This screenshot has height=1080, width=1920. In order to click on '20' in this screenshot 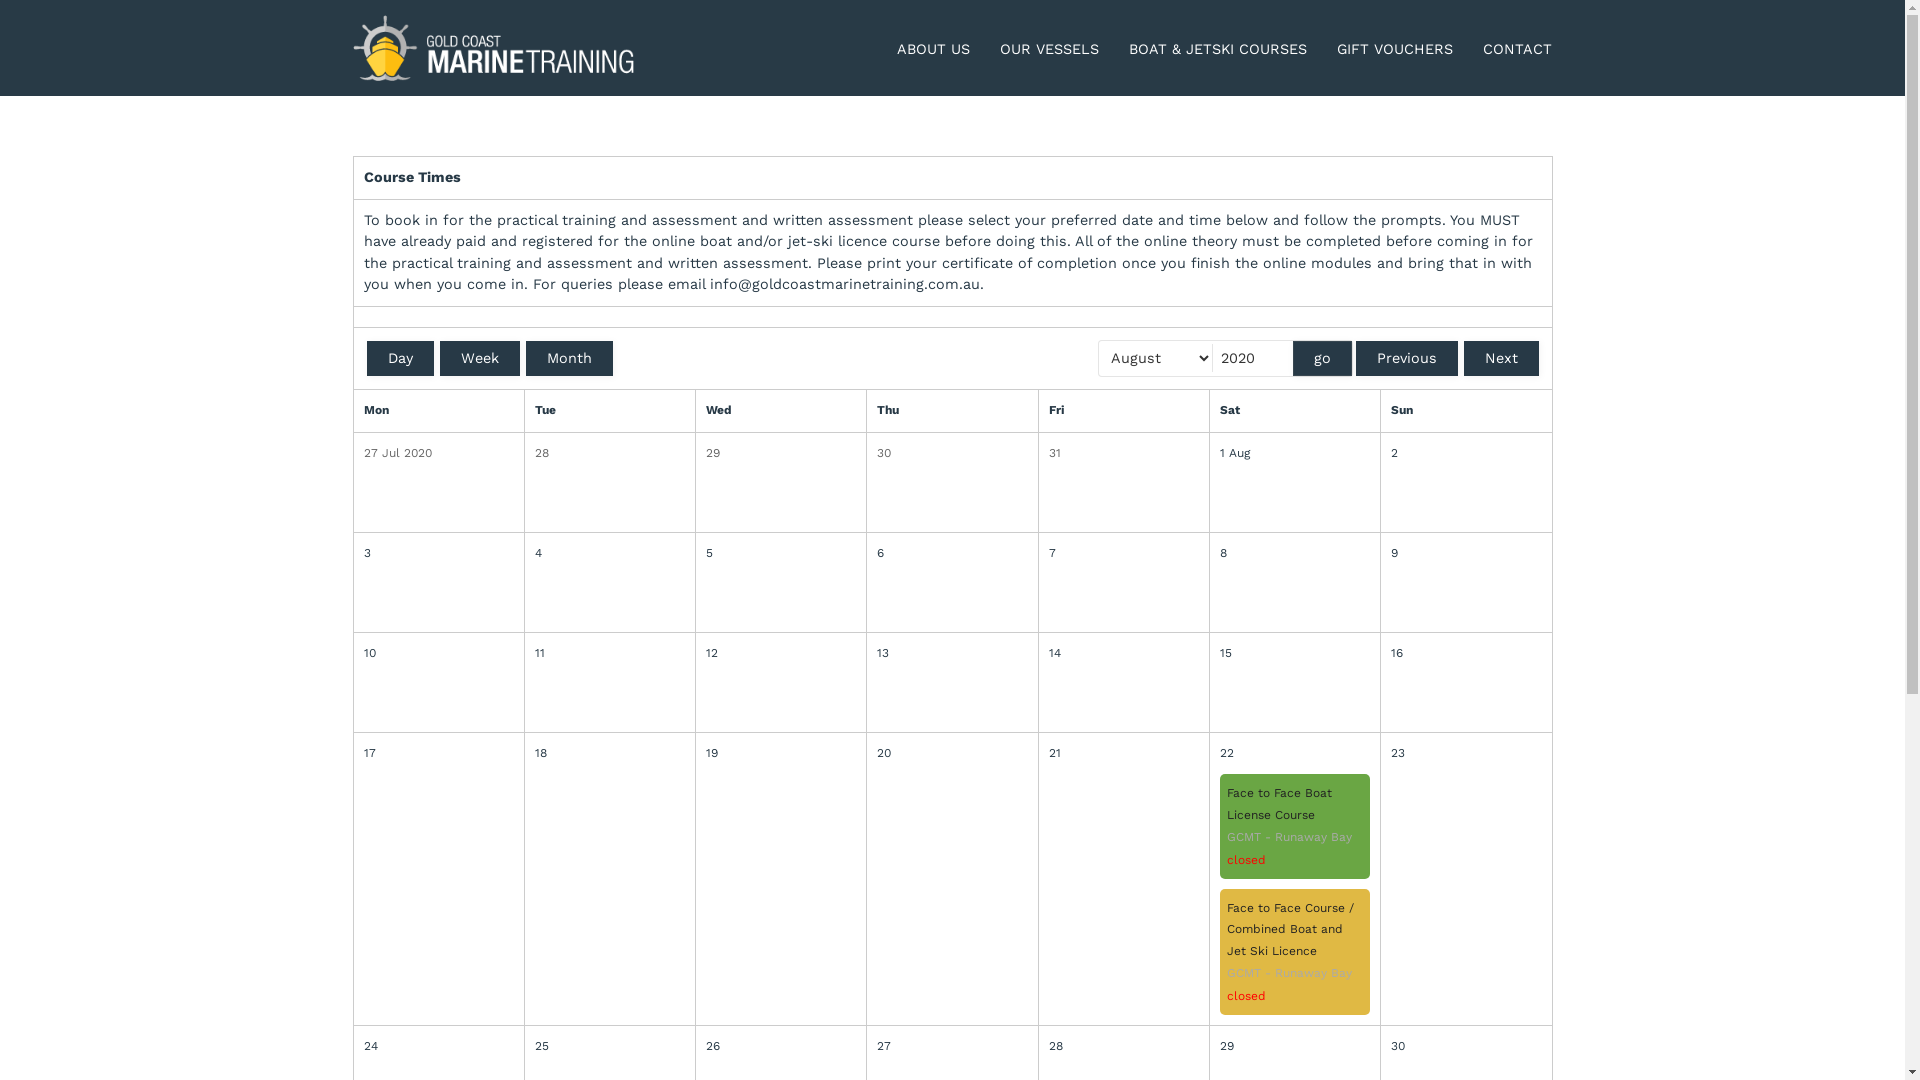, I will do `click(950, 753)`.